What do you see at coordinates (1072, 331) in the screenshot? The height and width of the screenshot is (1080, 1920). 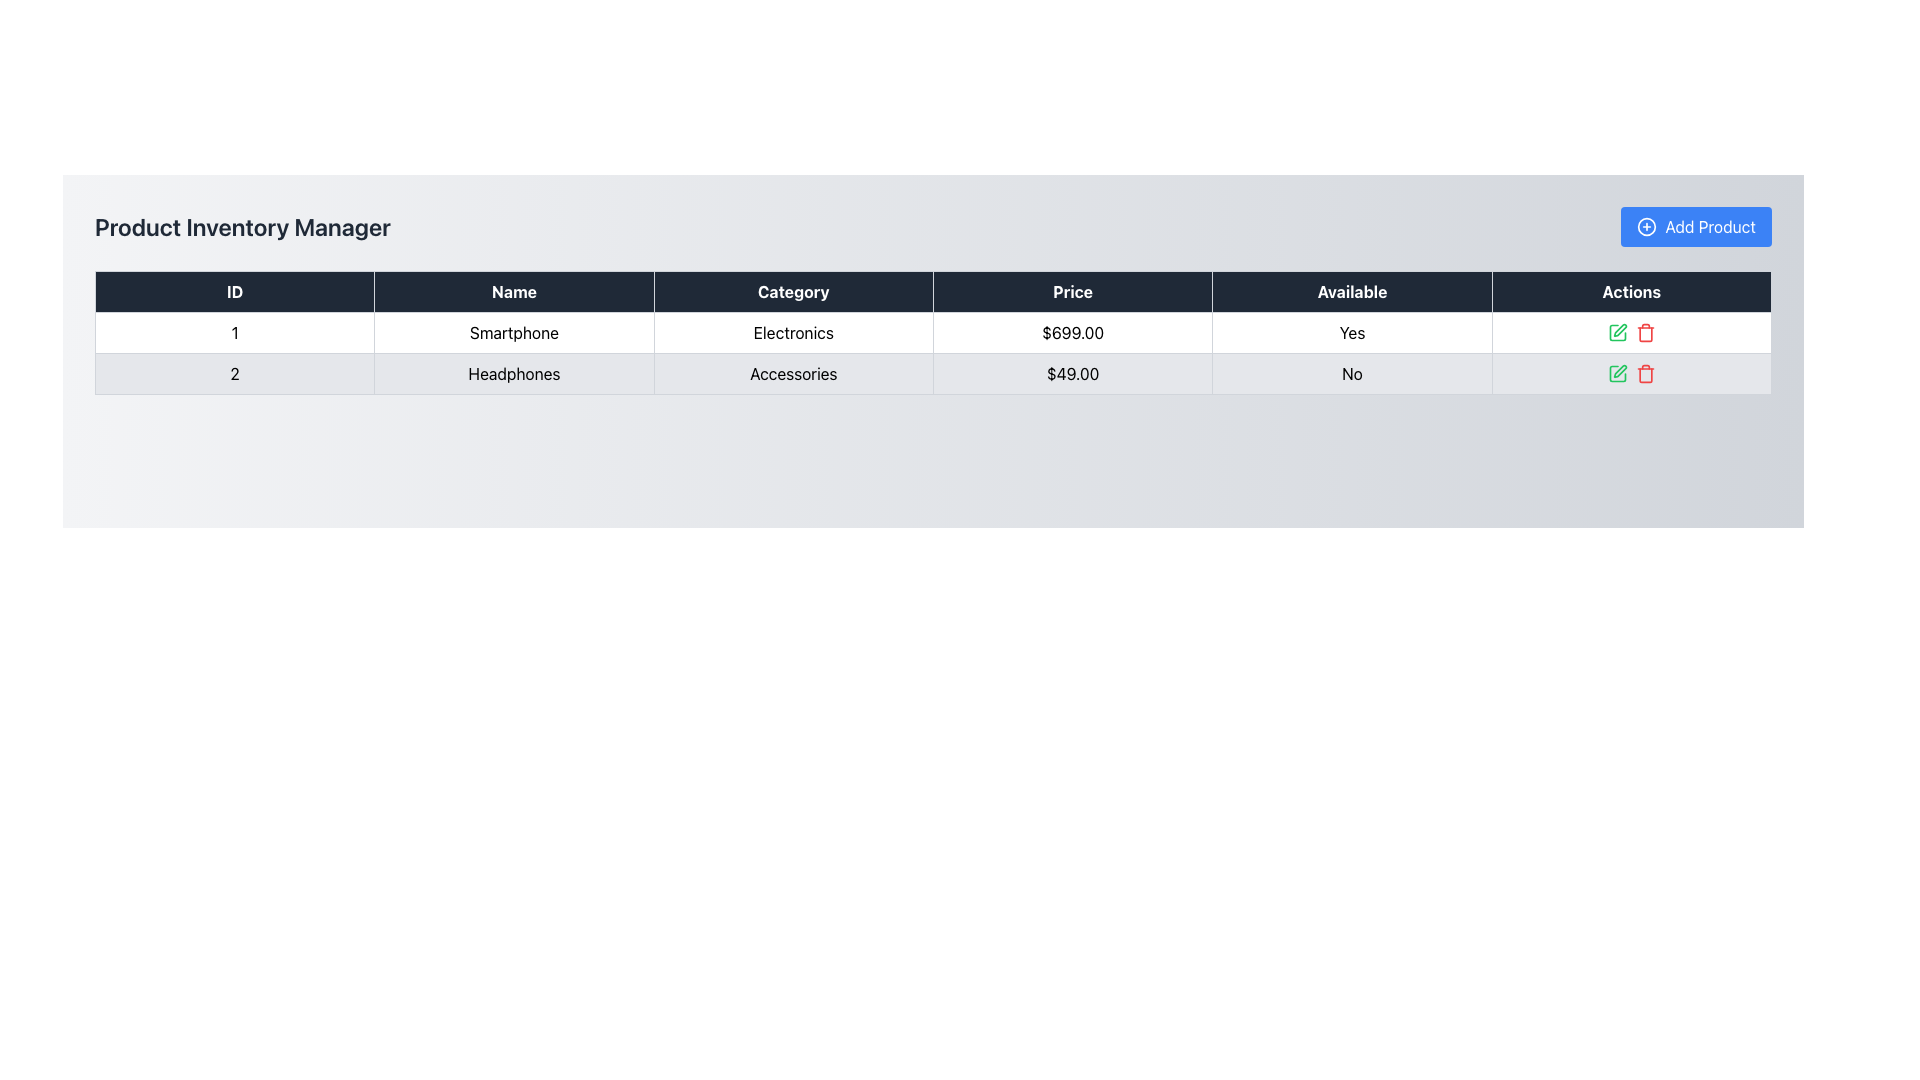 I see `the Text Label displaying the price '$699.00' in the fourth column of the first row of the product details table` at bounding box center [1072, 331].